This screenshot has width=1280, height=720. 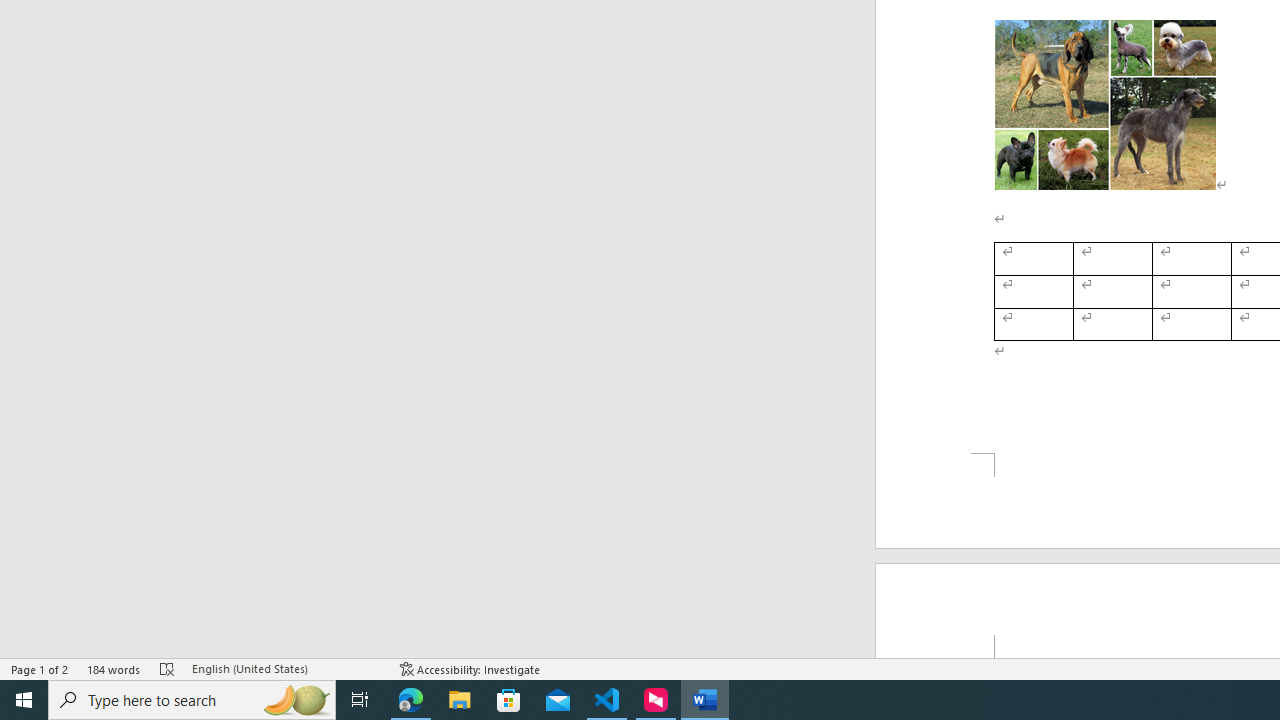 I want to click on 'Word Count 184 words', so click(x=112, y=669).